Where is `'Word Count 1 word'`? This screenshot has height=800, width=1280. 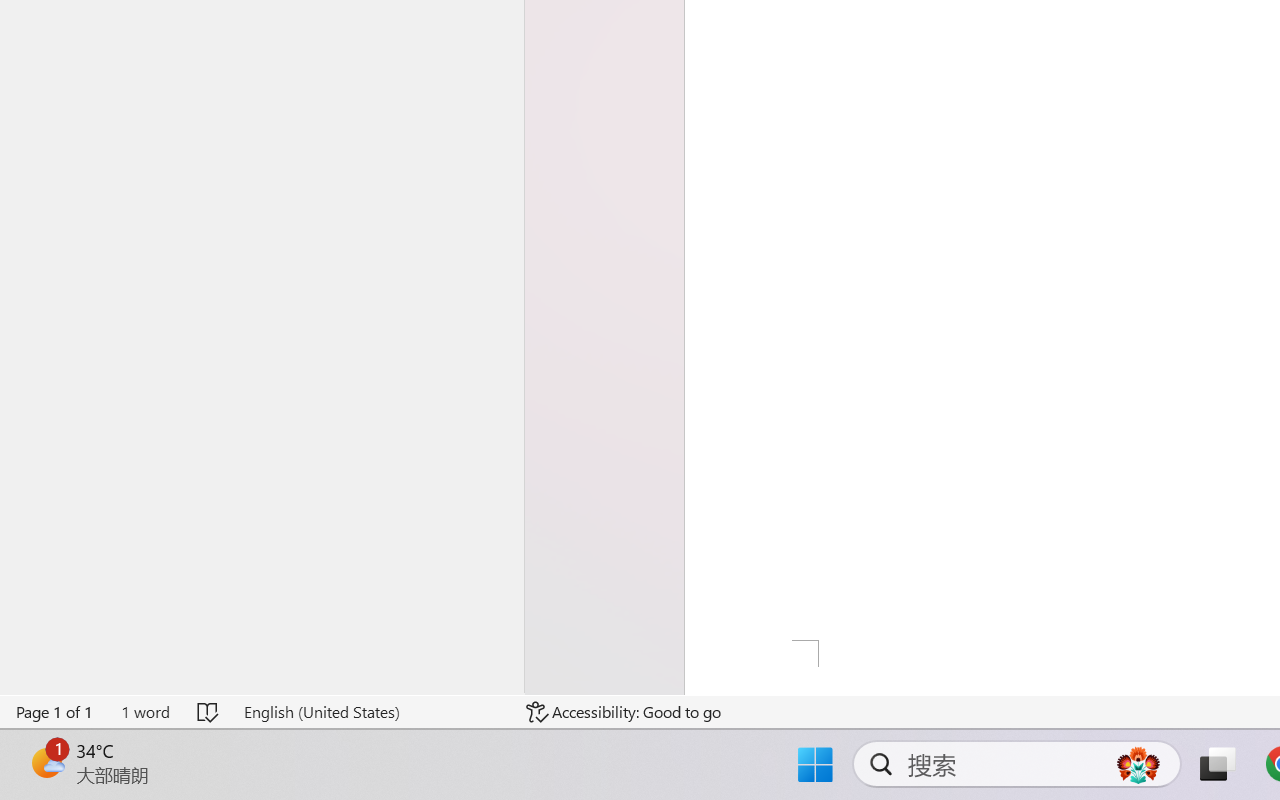 'Word Count 1 word' is located at coordinates (144, 711).